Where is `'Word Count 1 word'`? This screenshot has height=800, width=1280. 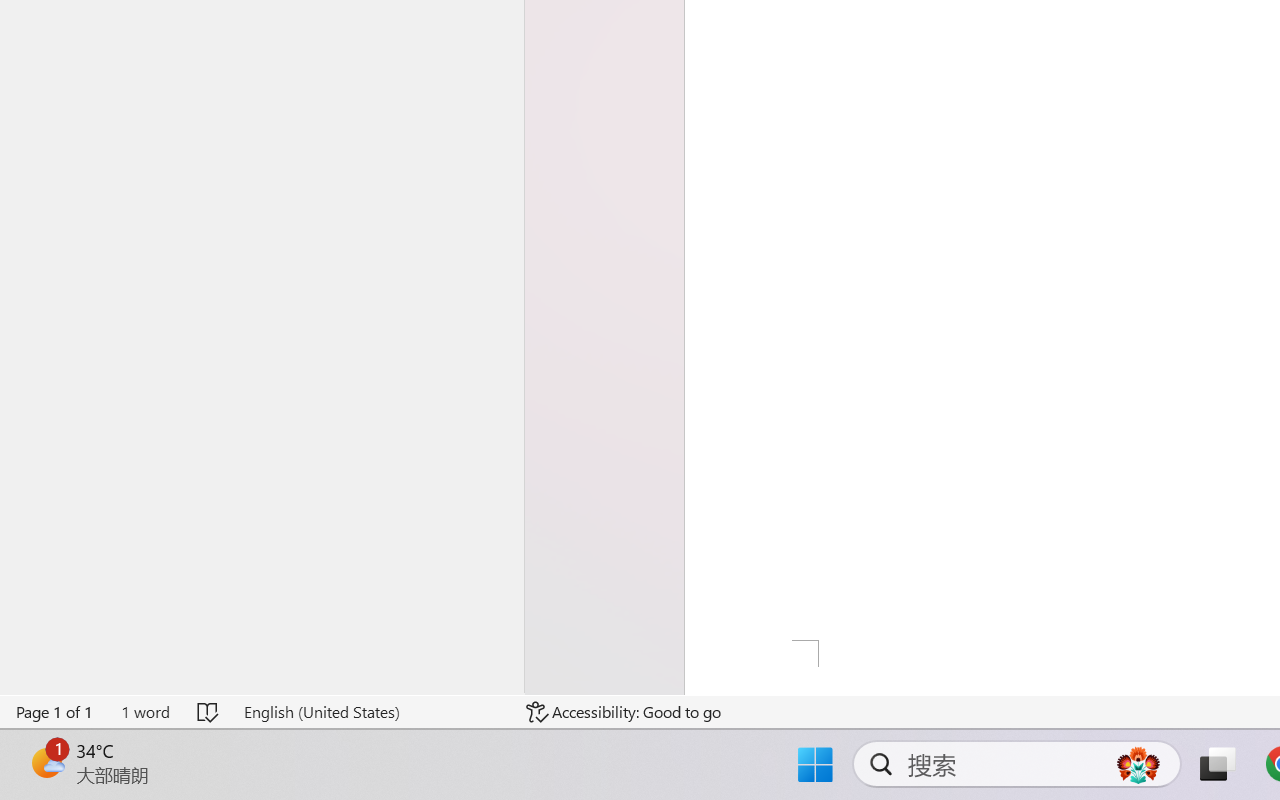 'Word Count 1 word' is located at coordinates (144, 711).